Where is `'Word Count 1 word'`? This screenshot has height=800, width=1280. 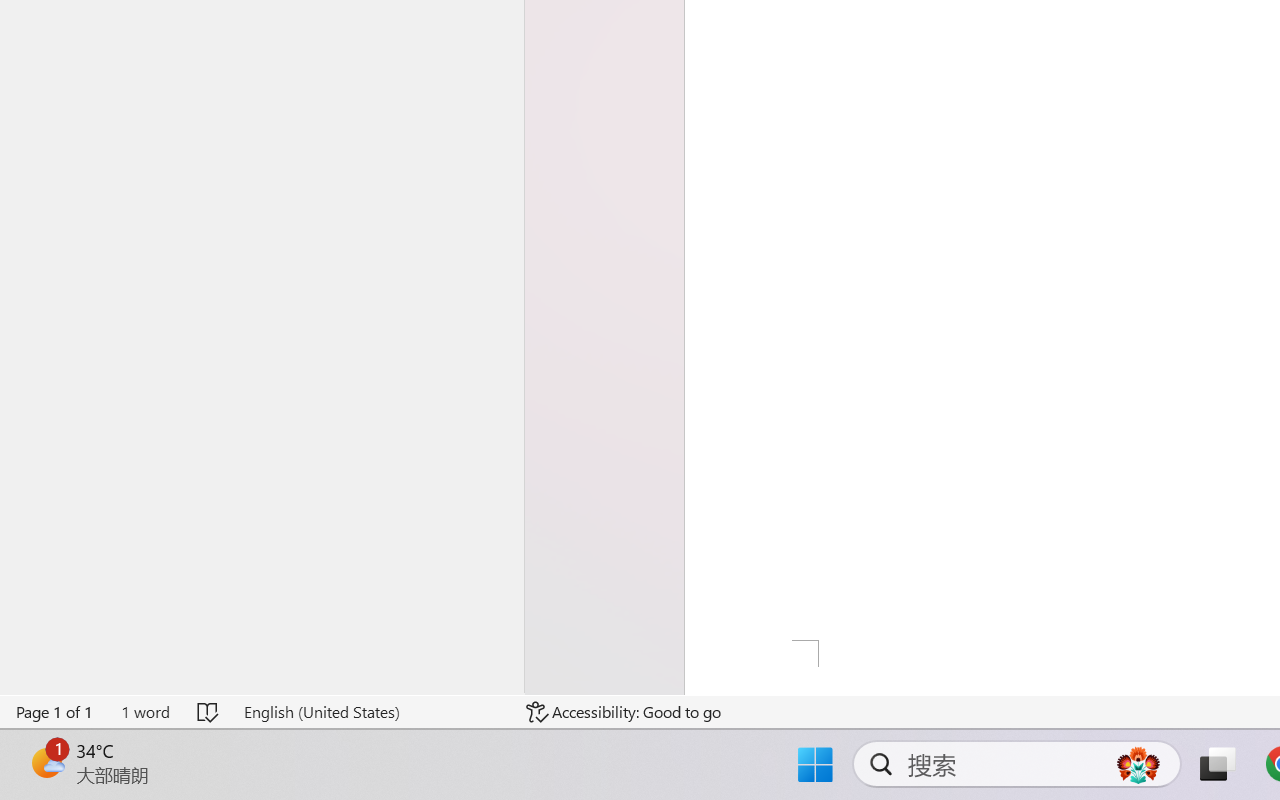 'Word Count 1 word' is located at coordinates (144, 711).